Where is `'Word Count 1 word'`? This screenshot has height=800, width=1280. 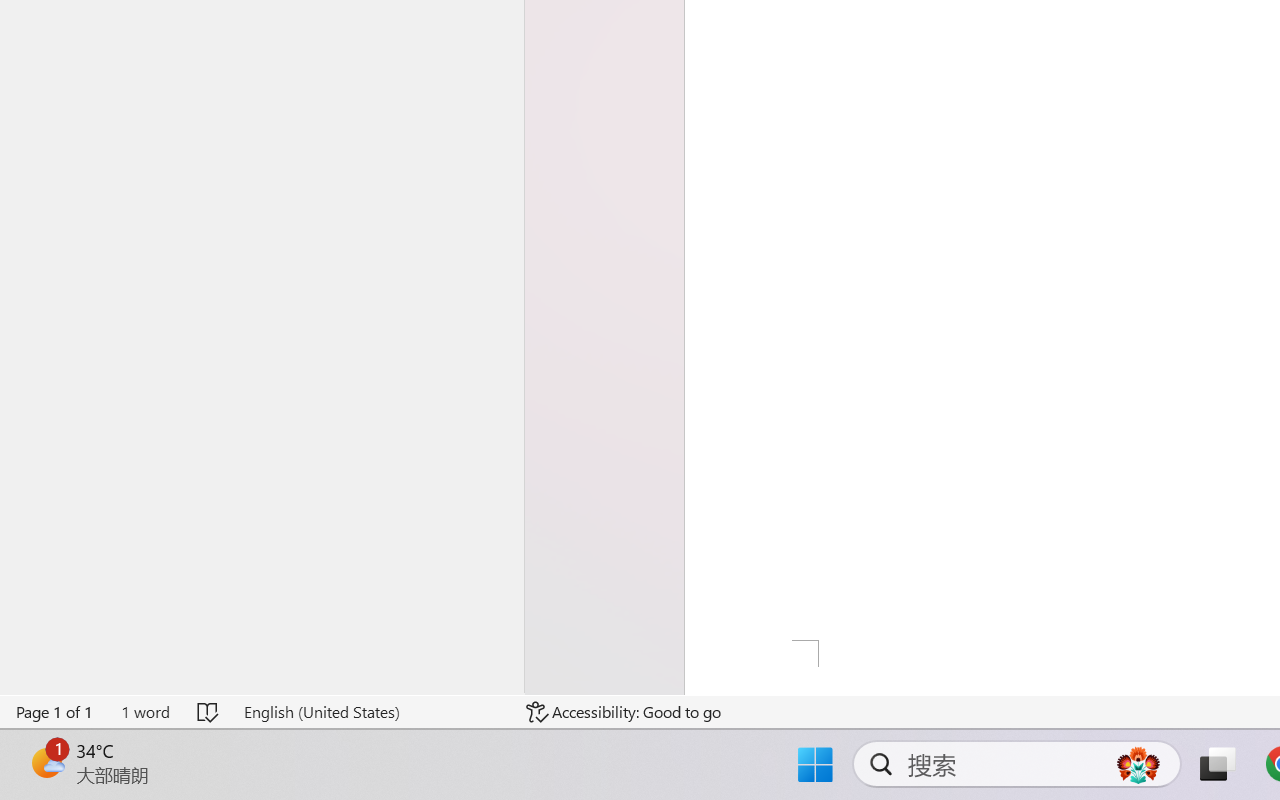 'Word Count 1 word' is located at coordinates (144, 711).